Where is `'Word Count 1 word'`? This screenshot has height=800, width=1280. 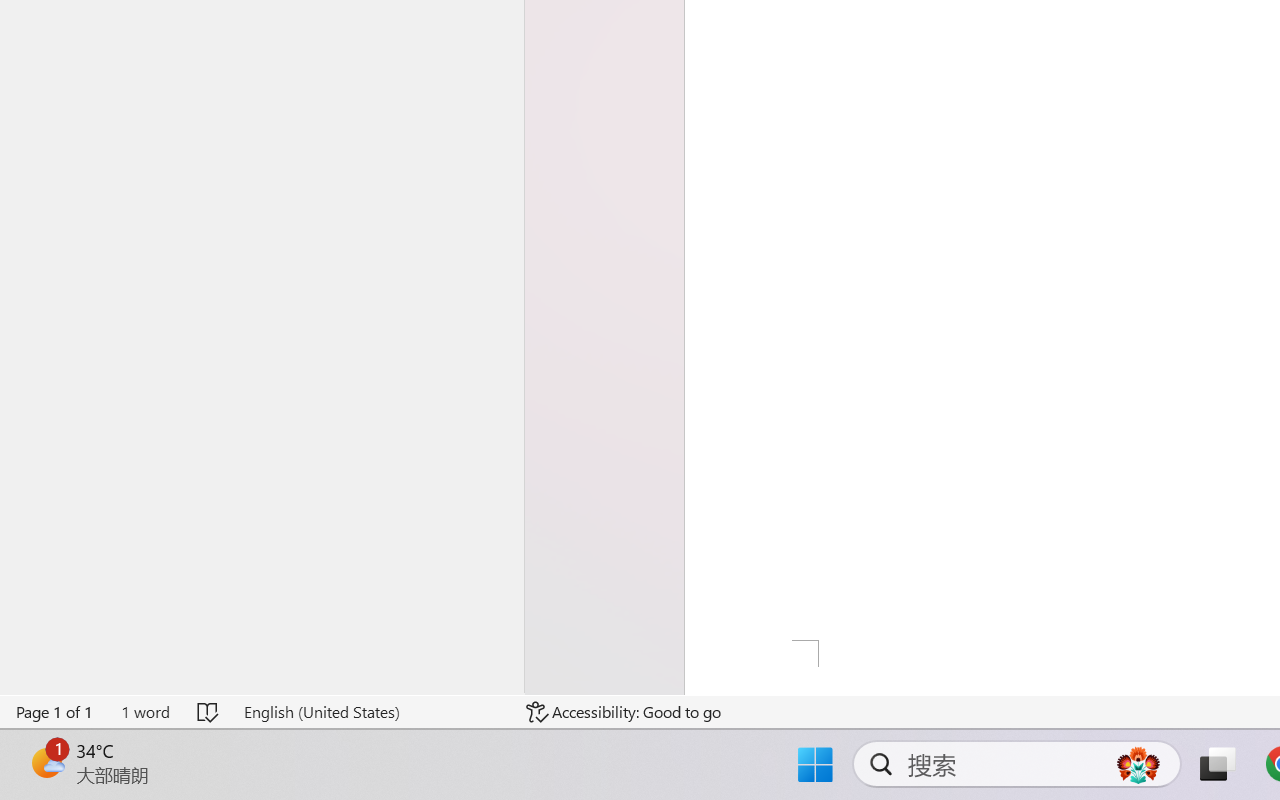 'Word Count 1 word' is located at coordinates (144, 711).